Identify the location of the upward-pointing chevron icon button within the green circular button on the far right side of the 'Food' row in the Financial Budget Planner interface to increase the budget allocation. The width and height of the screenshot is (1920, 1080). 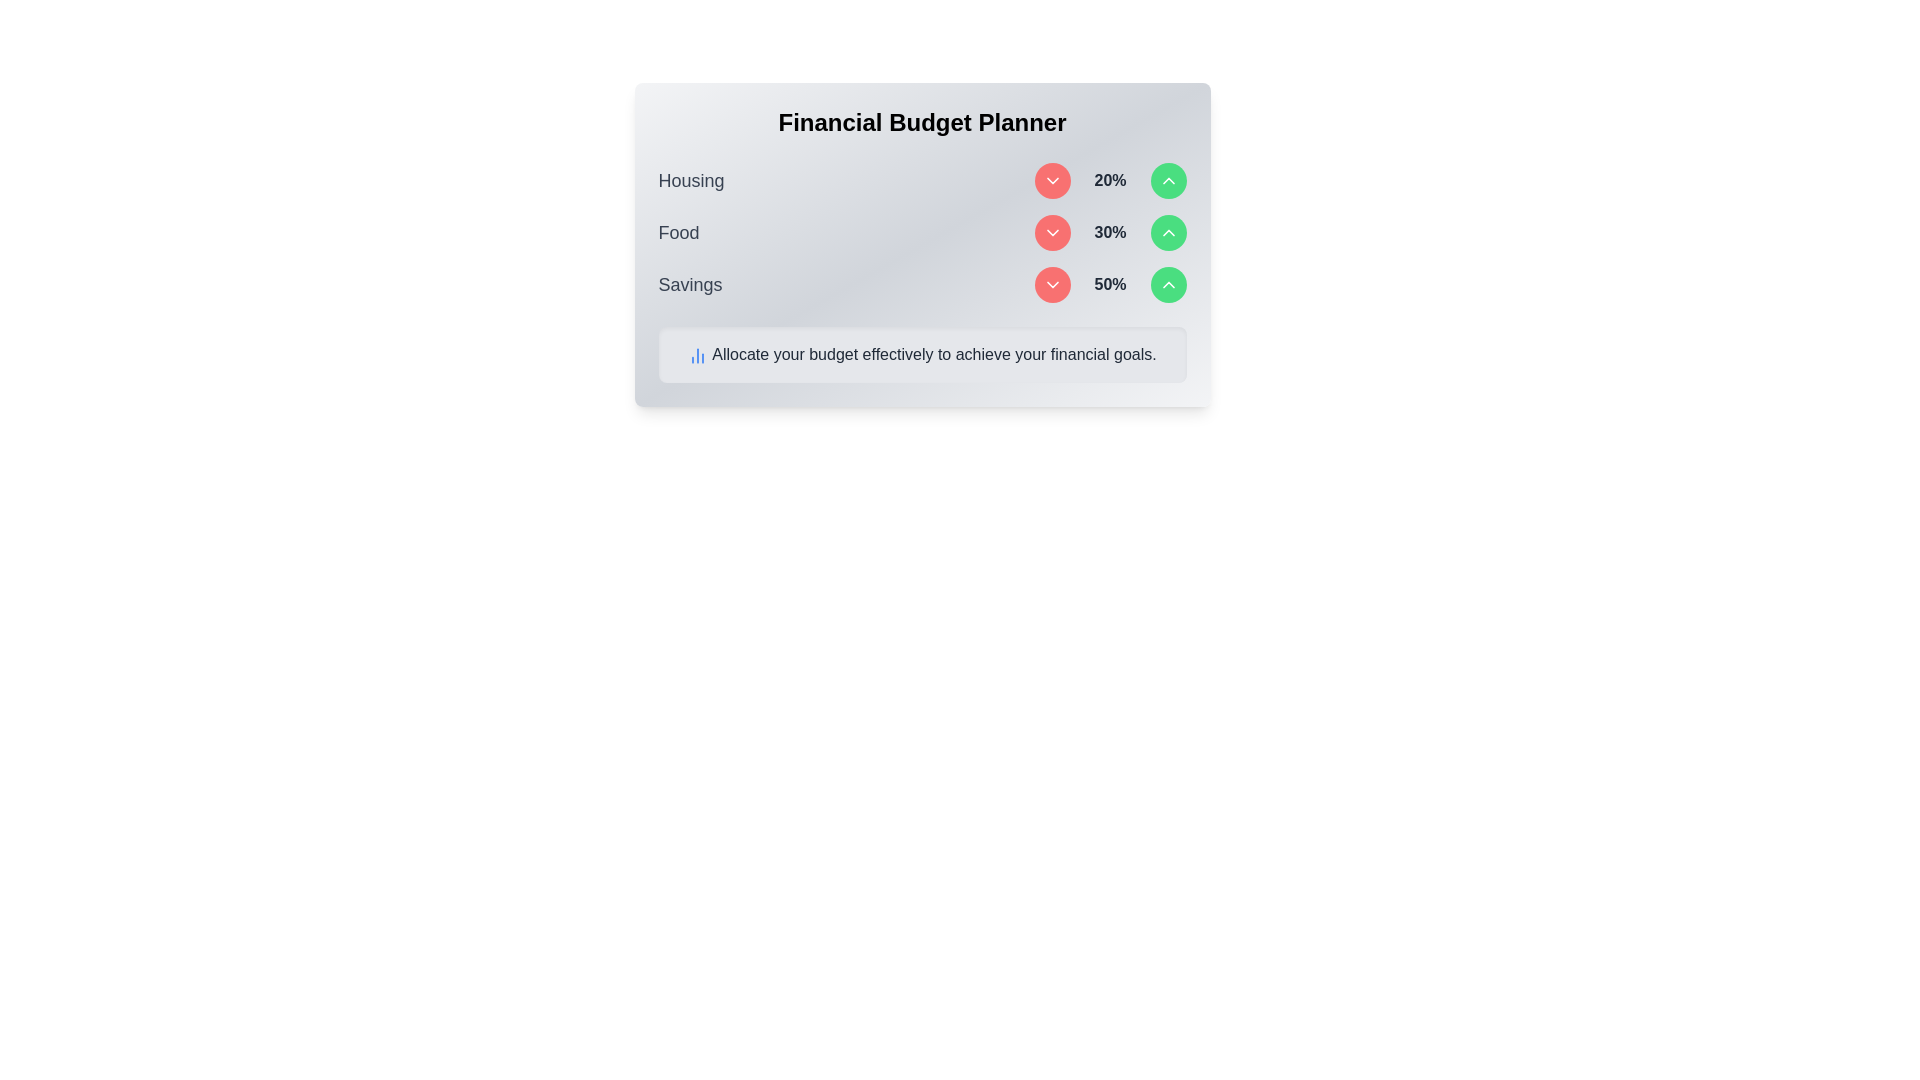
(1168, 285).